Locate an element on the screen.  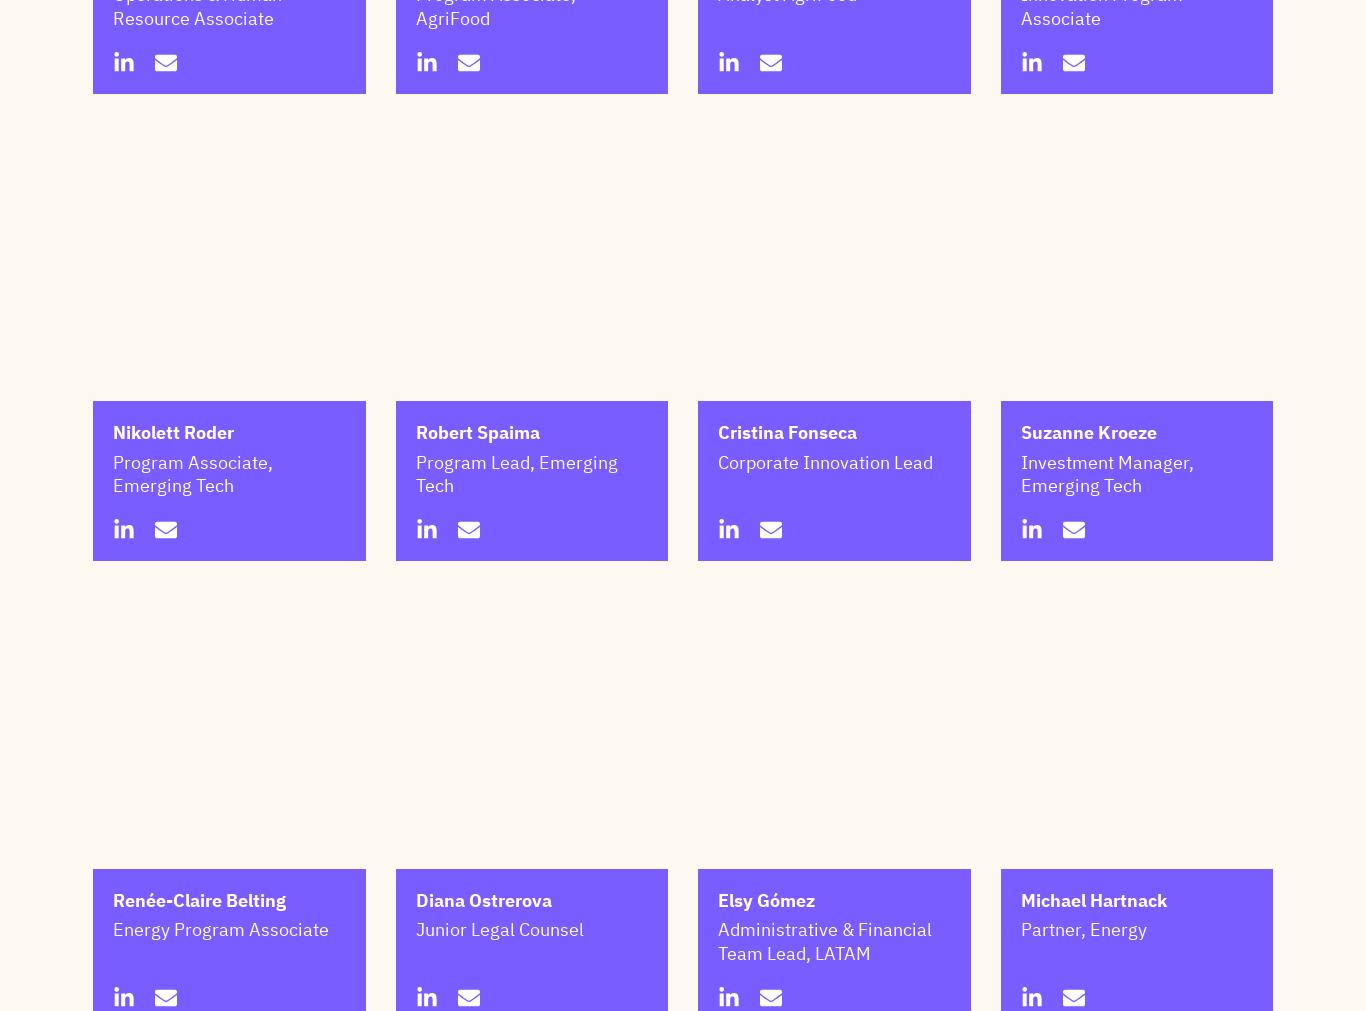
'Cristina Fonseca' is located at coordinates (717, 532).